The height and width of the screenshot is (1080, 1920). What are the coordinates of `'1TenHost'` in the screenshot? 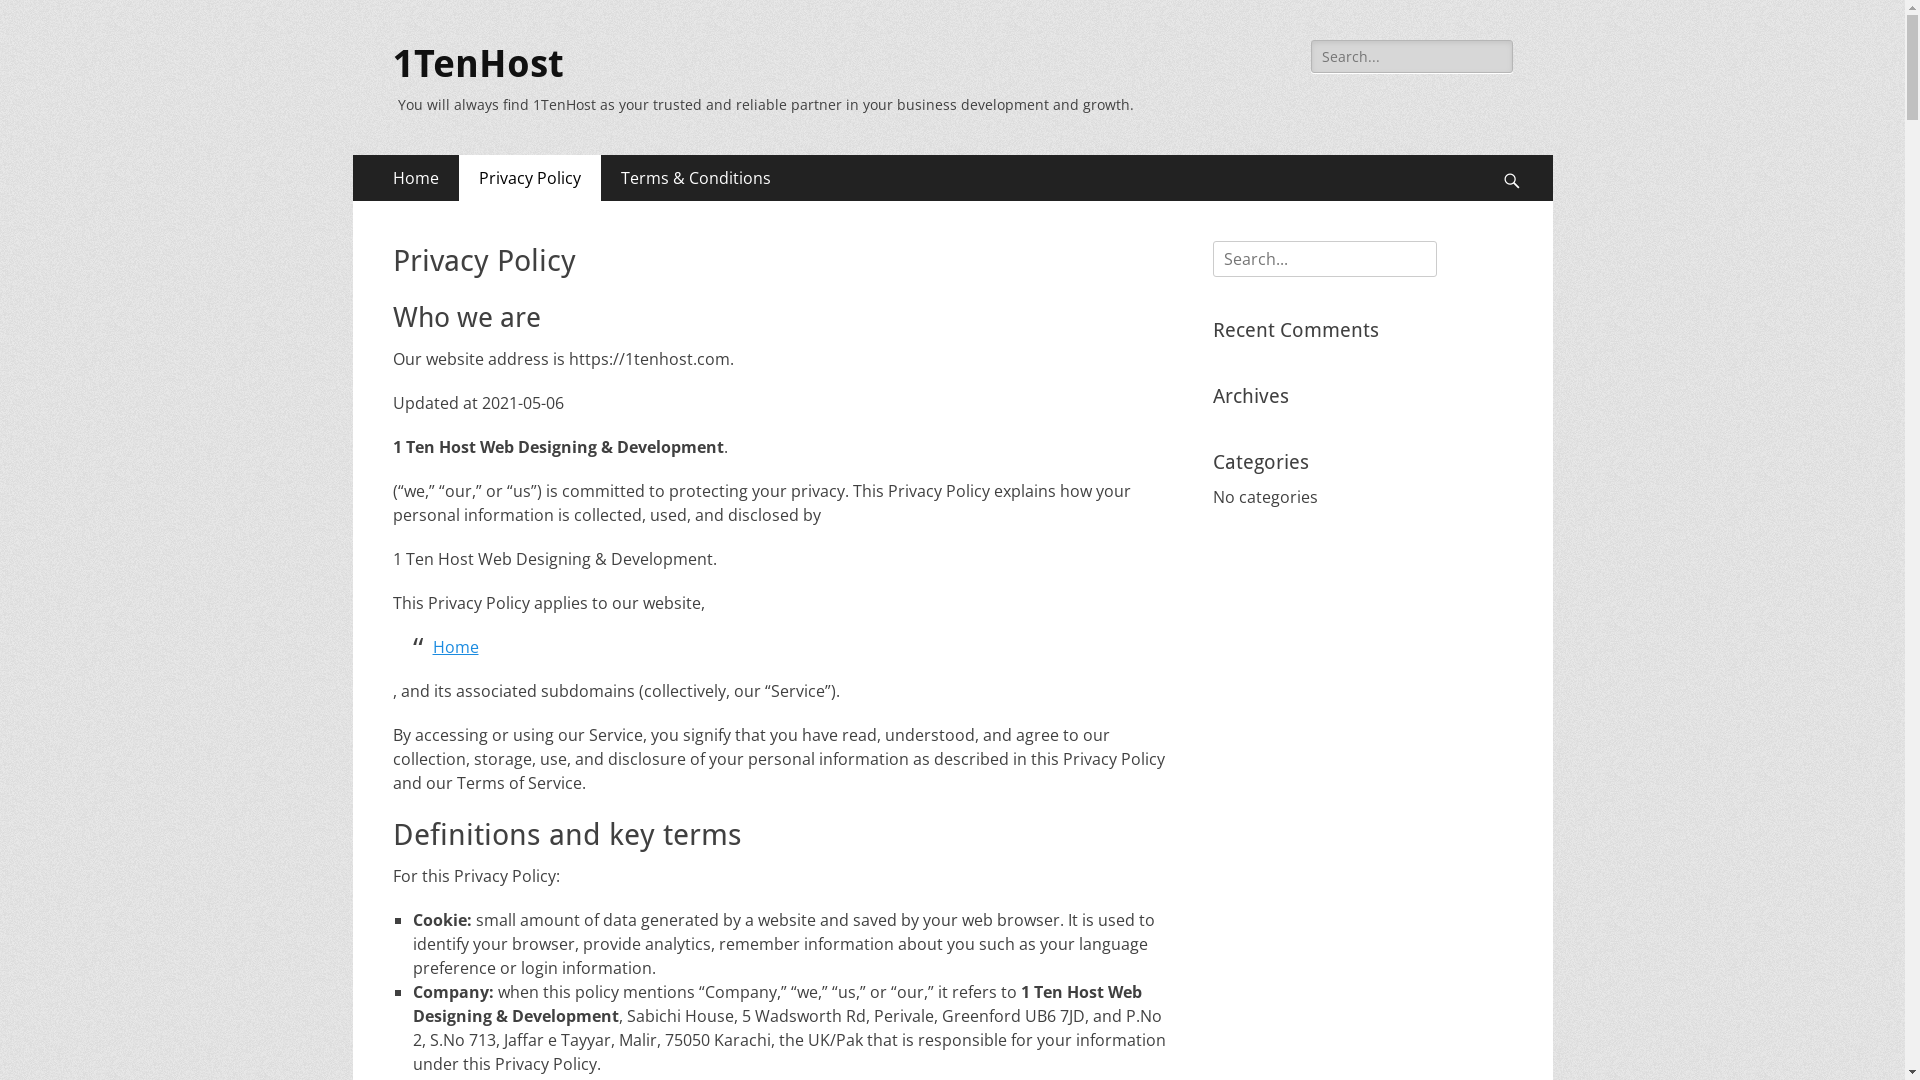 It's located at (476, 63).